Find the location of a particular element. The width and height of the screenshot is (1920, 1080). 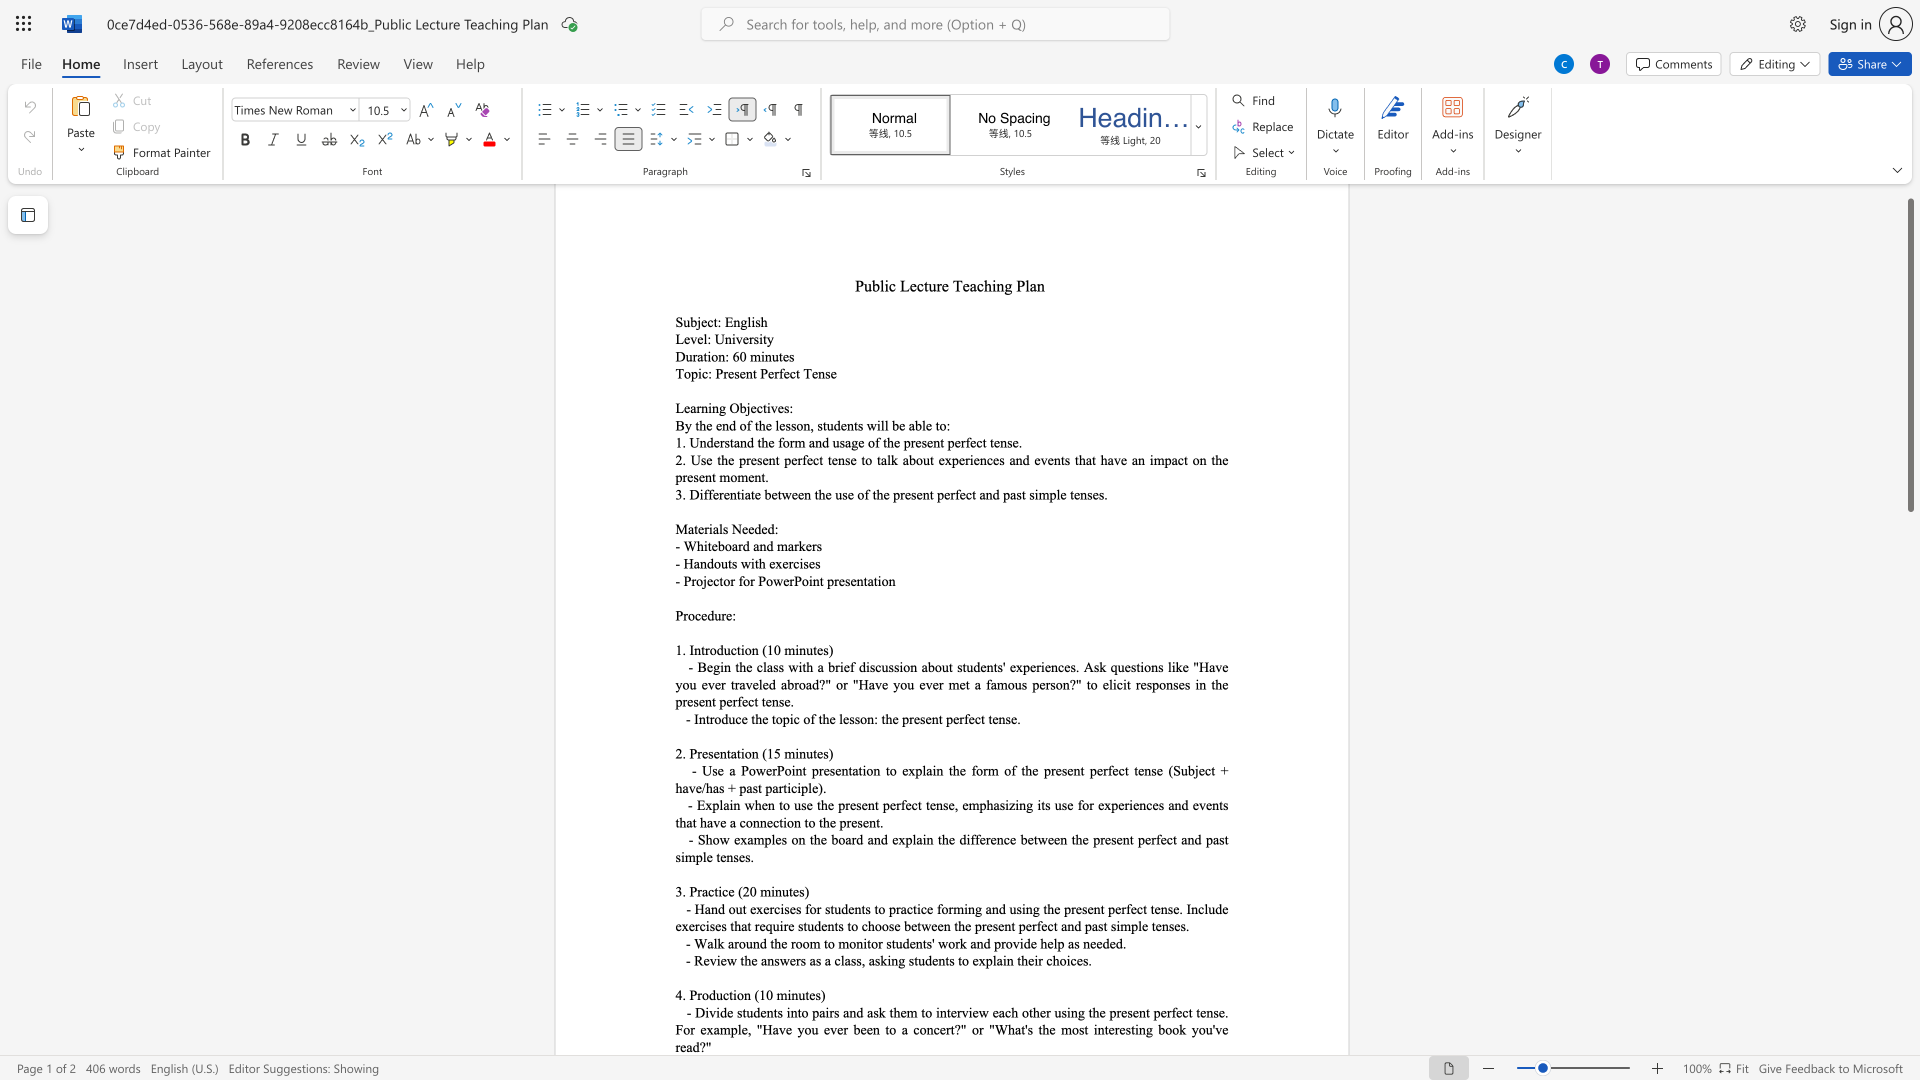

the space between the continuous character "c" and "h" in the text is located at coordinates (1011, 1012).